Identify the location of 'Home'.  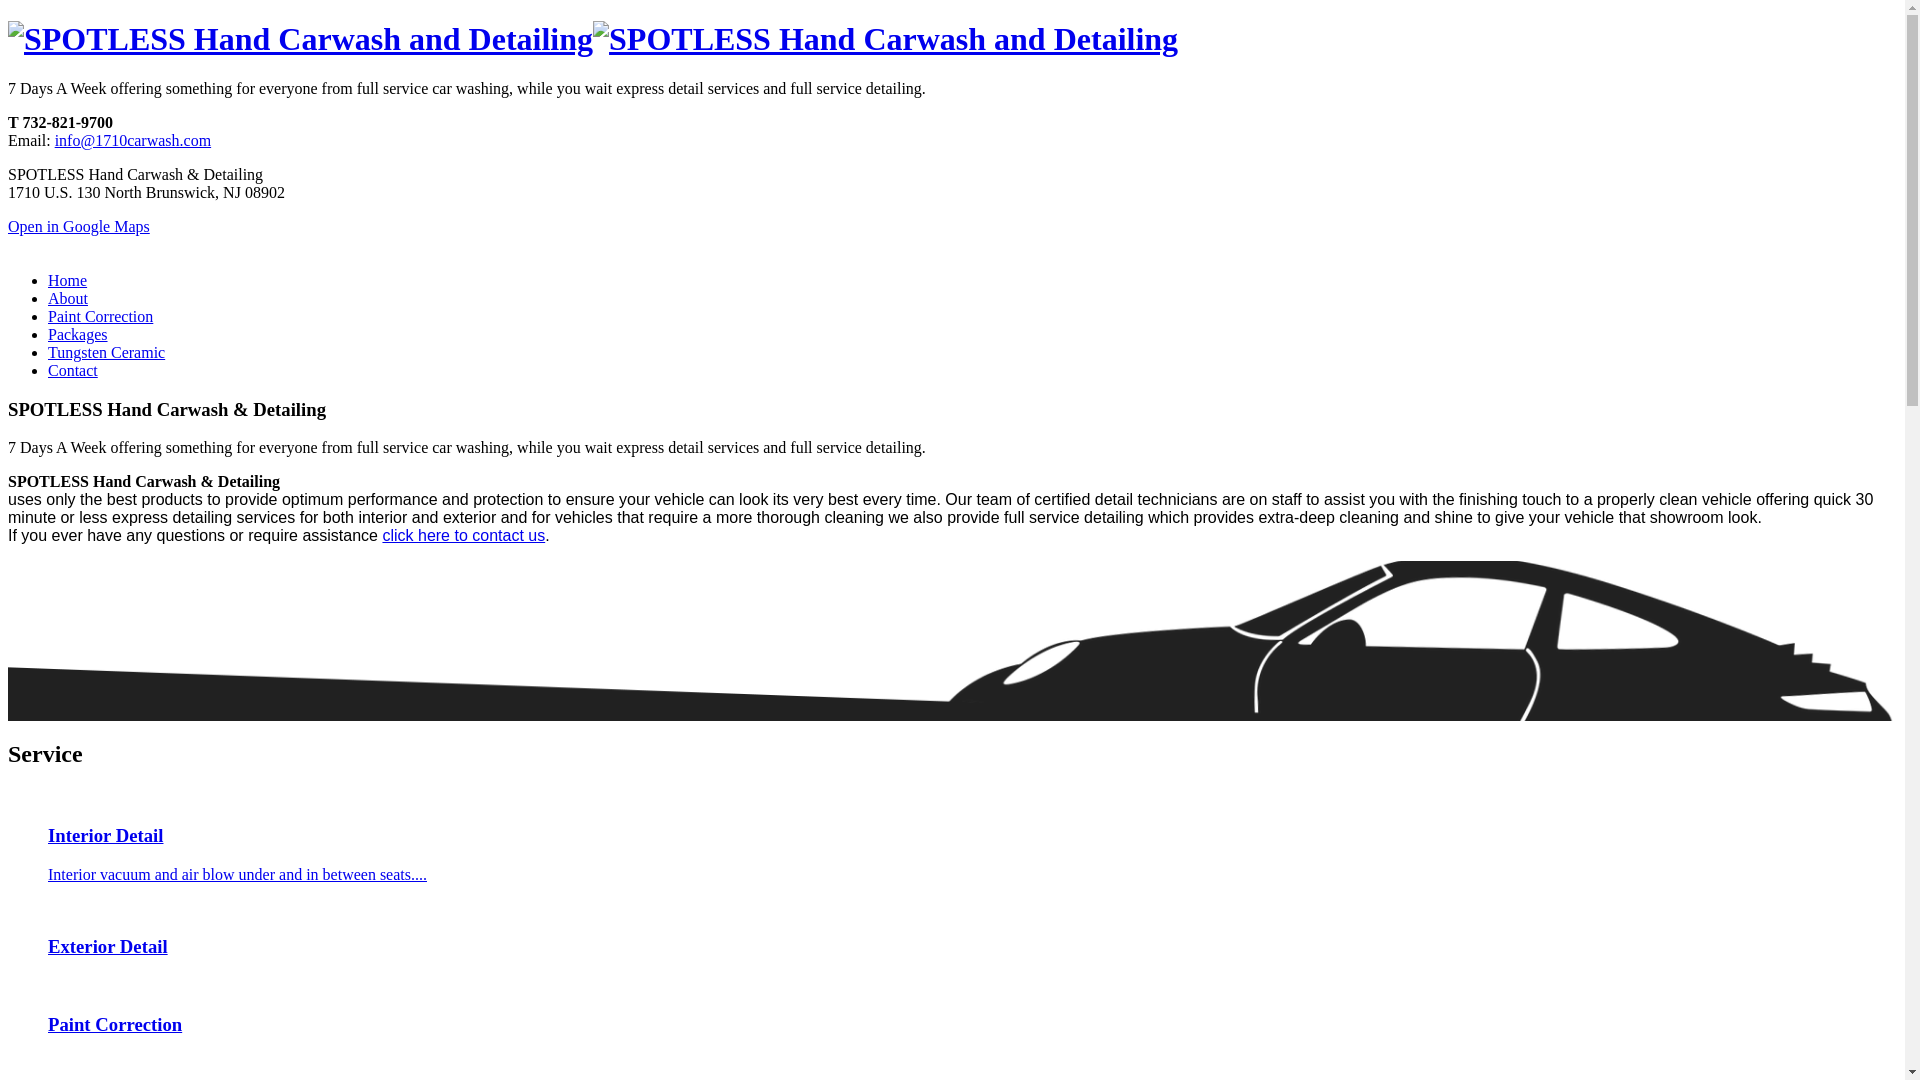
(67, 280).